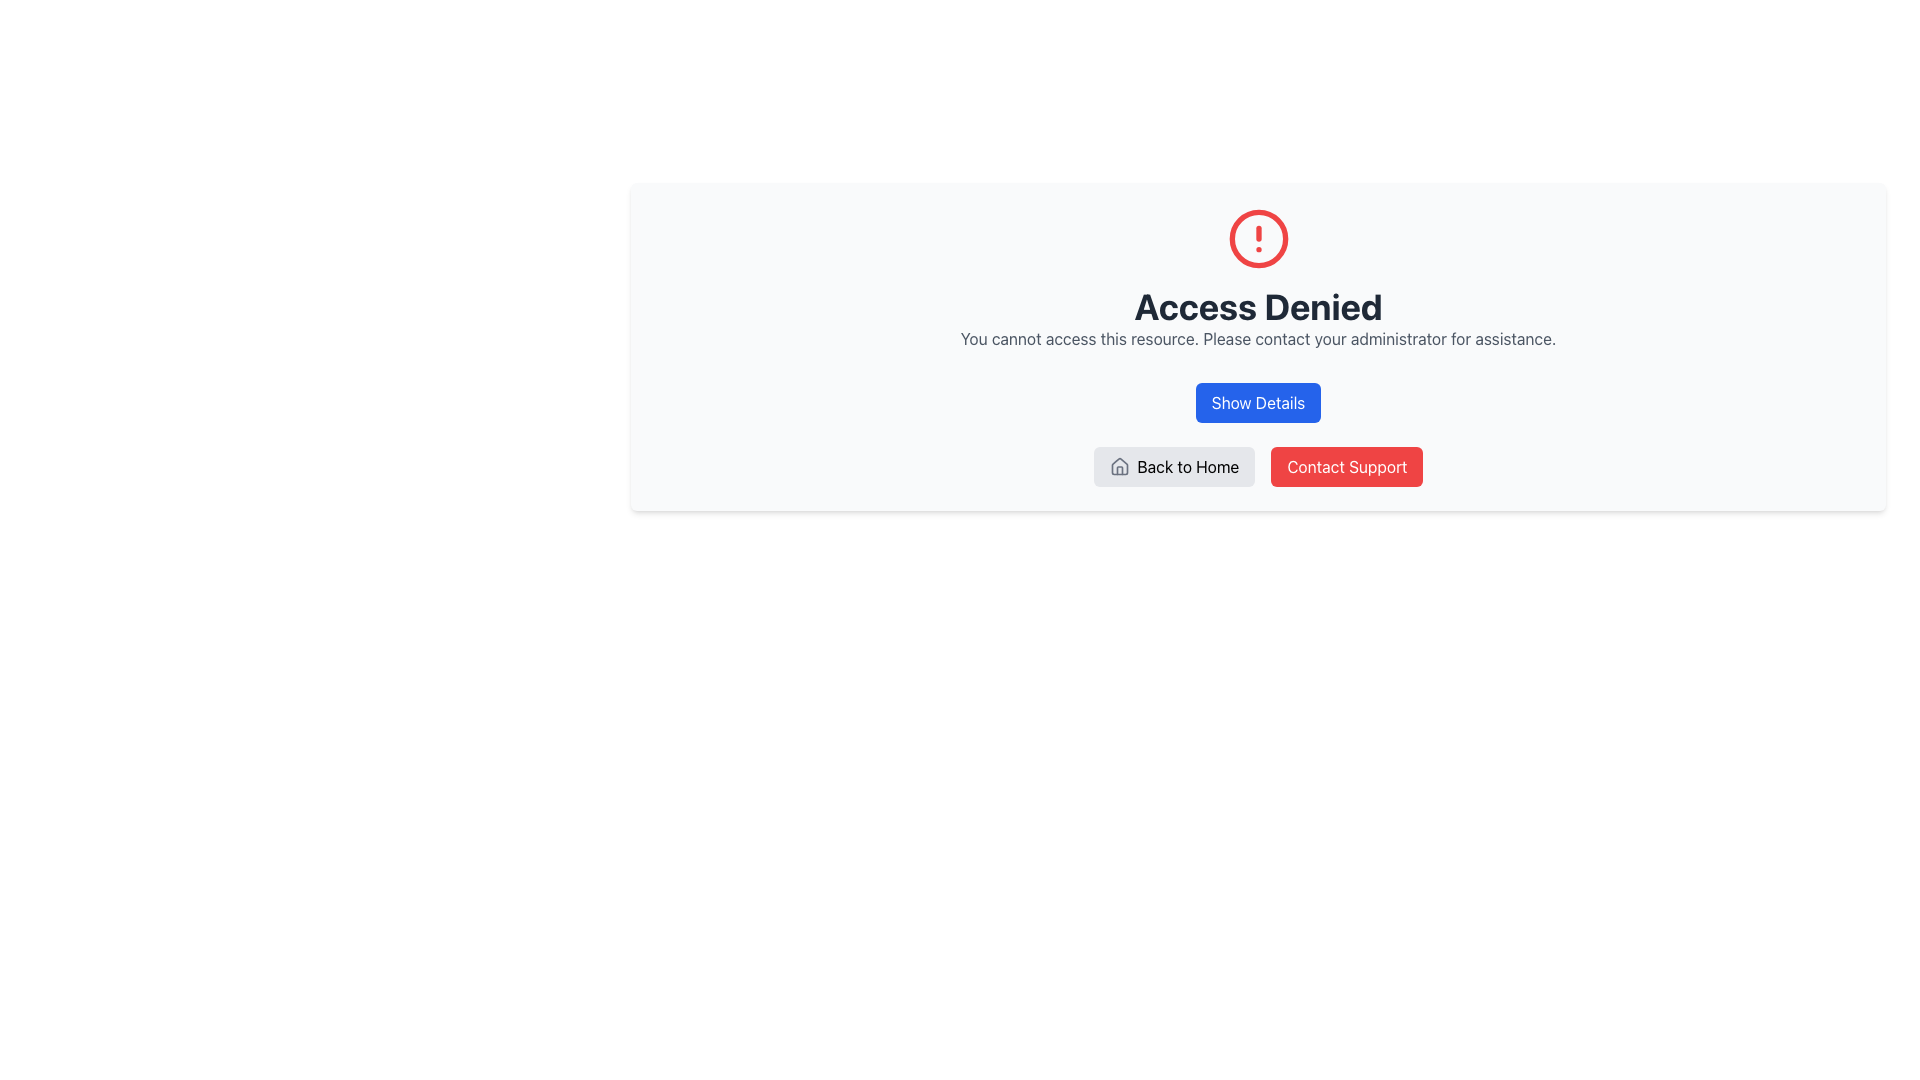 This screenshot has width=1920, height=1080. What do you see at coordinates (1257, 402) in the screenshot?
I see `the 'Show Details' button located below the 'Access Denied' heading for accessibility purposes` at bounding box center [1257, 402].